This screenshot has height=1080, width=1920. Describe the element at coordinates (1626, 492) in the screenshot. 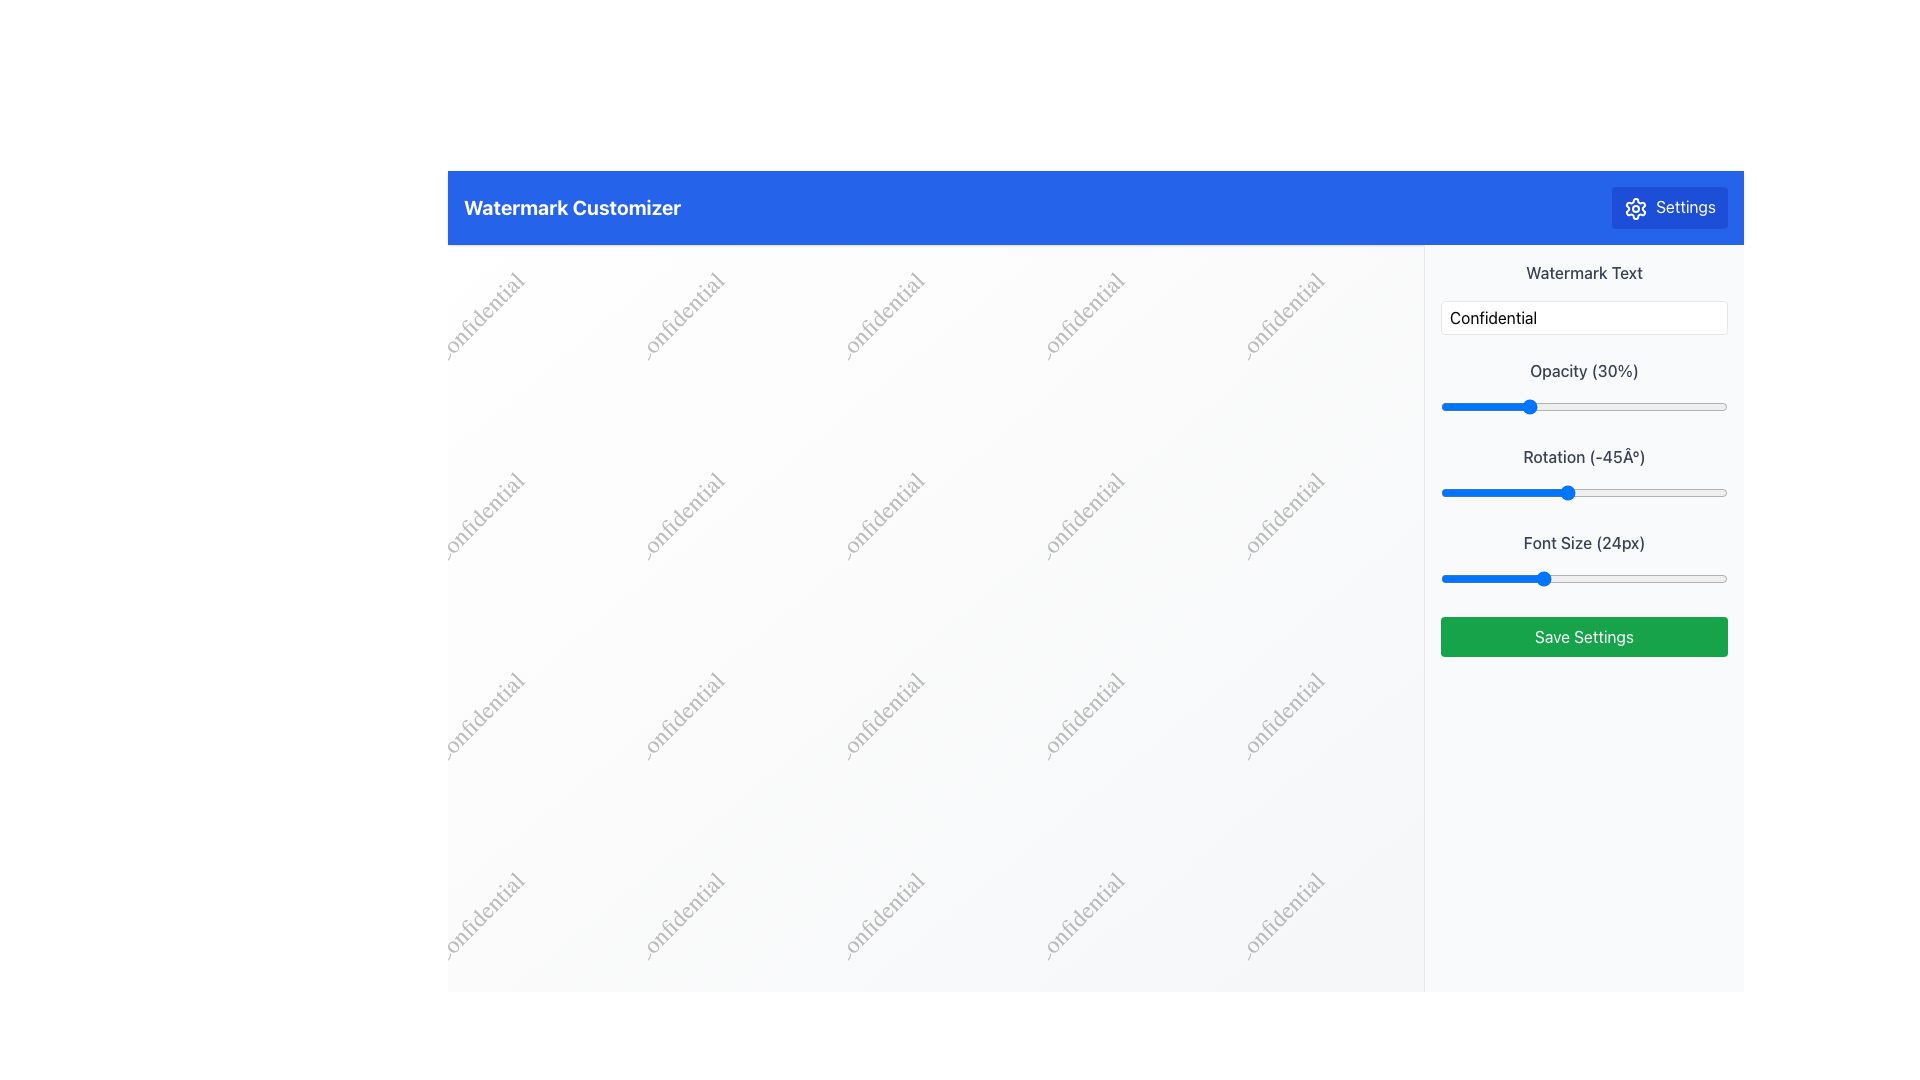

I see `rotation` at that location.